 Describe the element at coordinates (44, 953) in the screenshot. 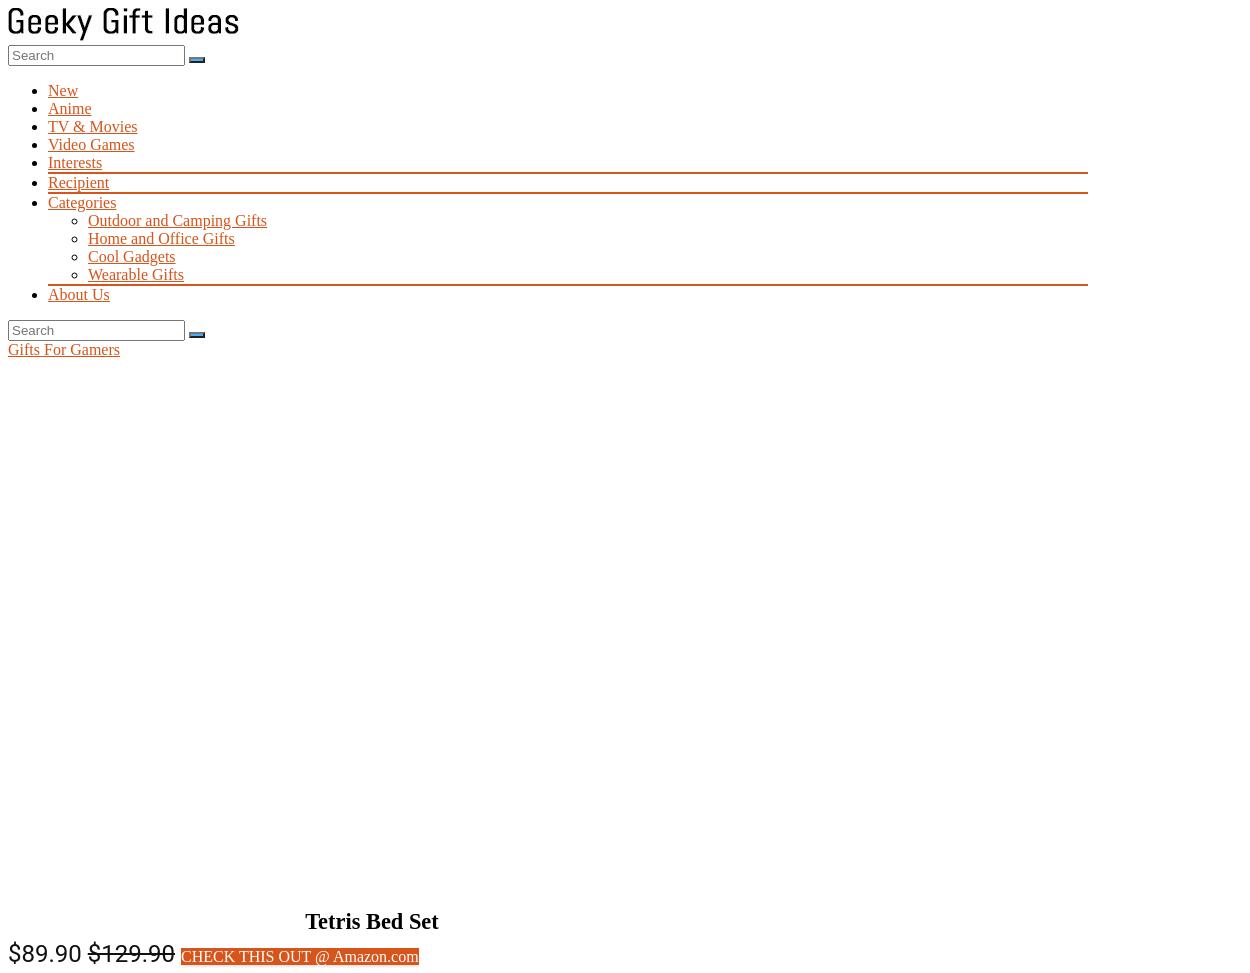

I see `'$89.90'` at that location.